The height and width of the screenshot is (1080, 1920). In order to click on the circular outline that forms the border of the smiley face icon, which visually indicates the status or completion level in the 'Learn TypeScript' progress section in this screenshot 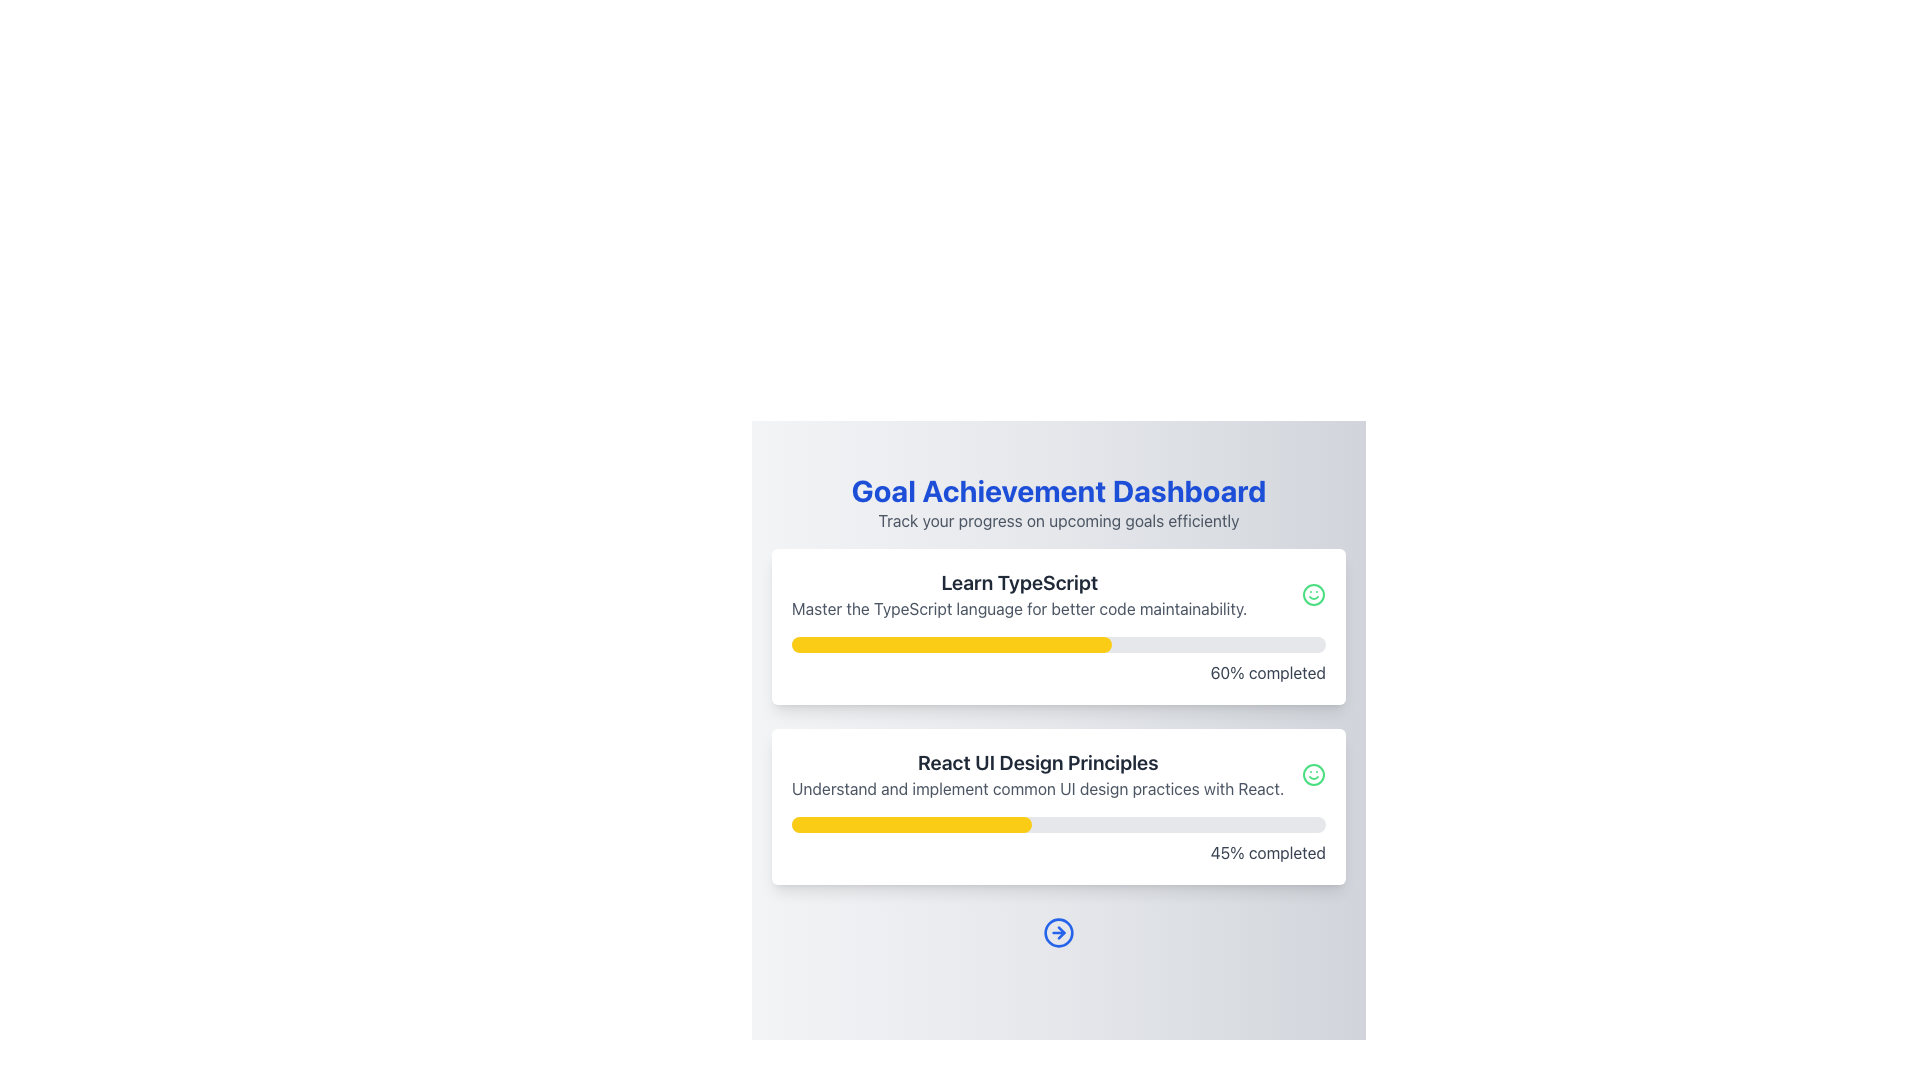, I will do `click(1314, 593)`.